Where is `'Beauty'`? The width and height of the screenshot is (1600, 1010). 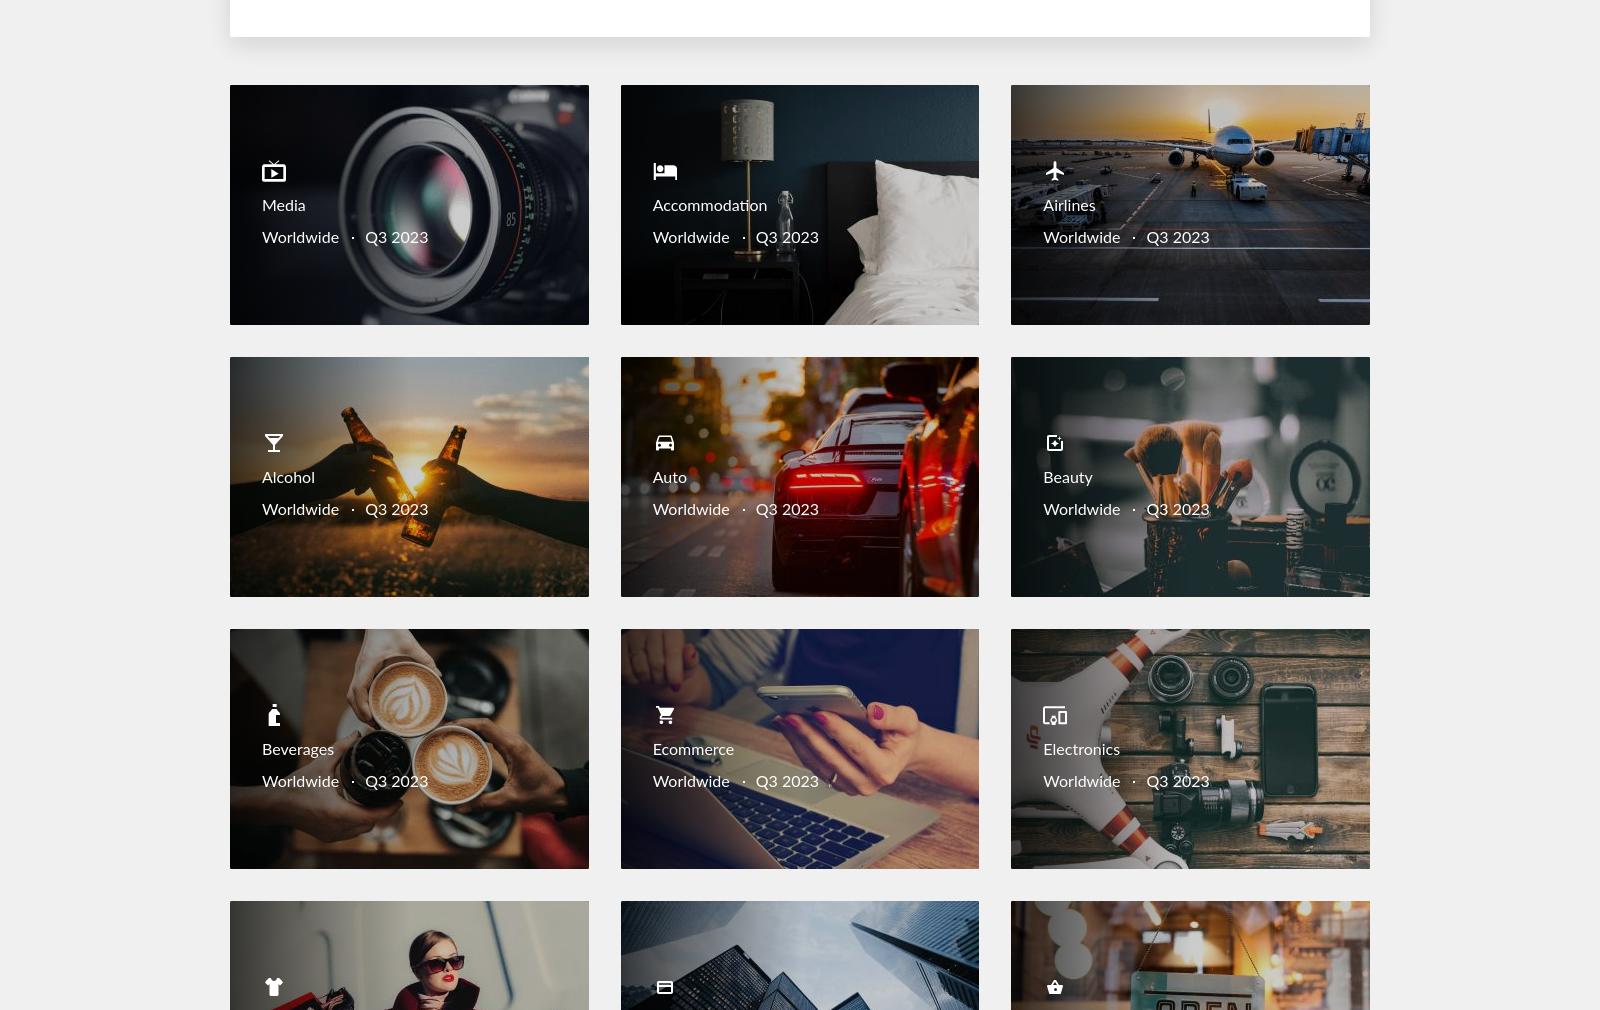
'Beauty' is located at coordinates (1043, 478).